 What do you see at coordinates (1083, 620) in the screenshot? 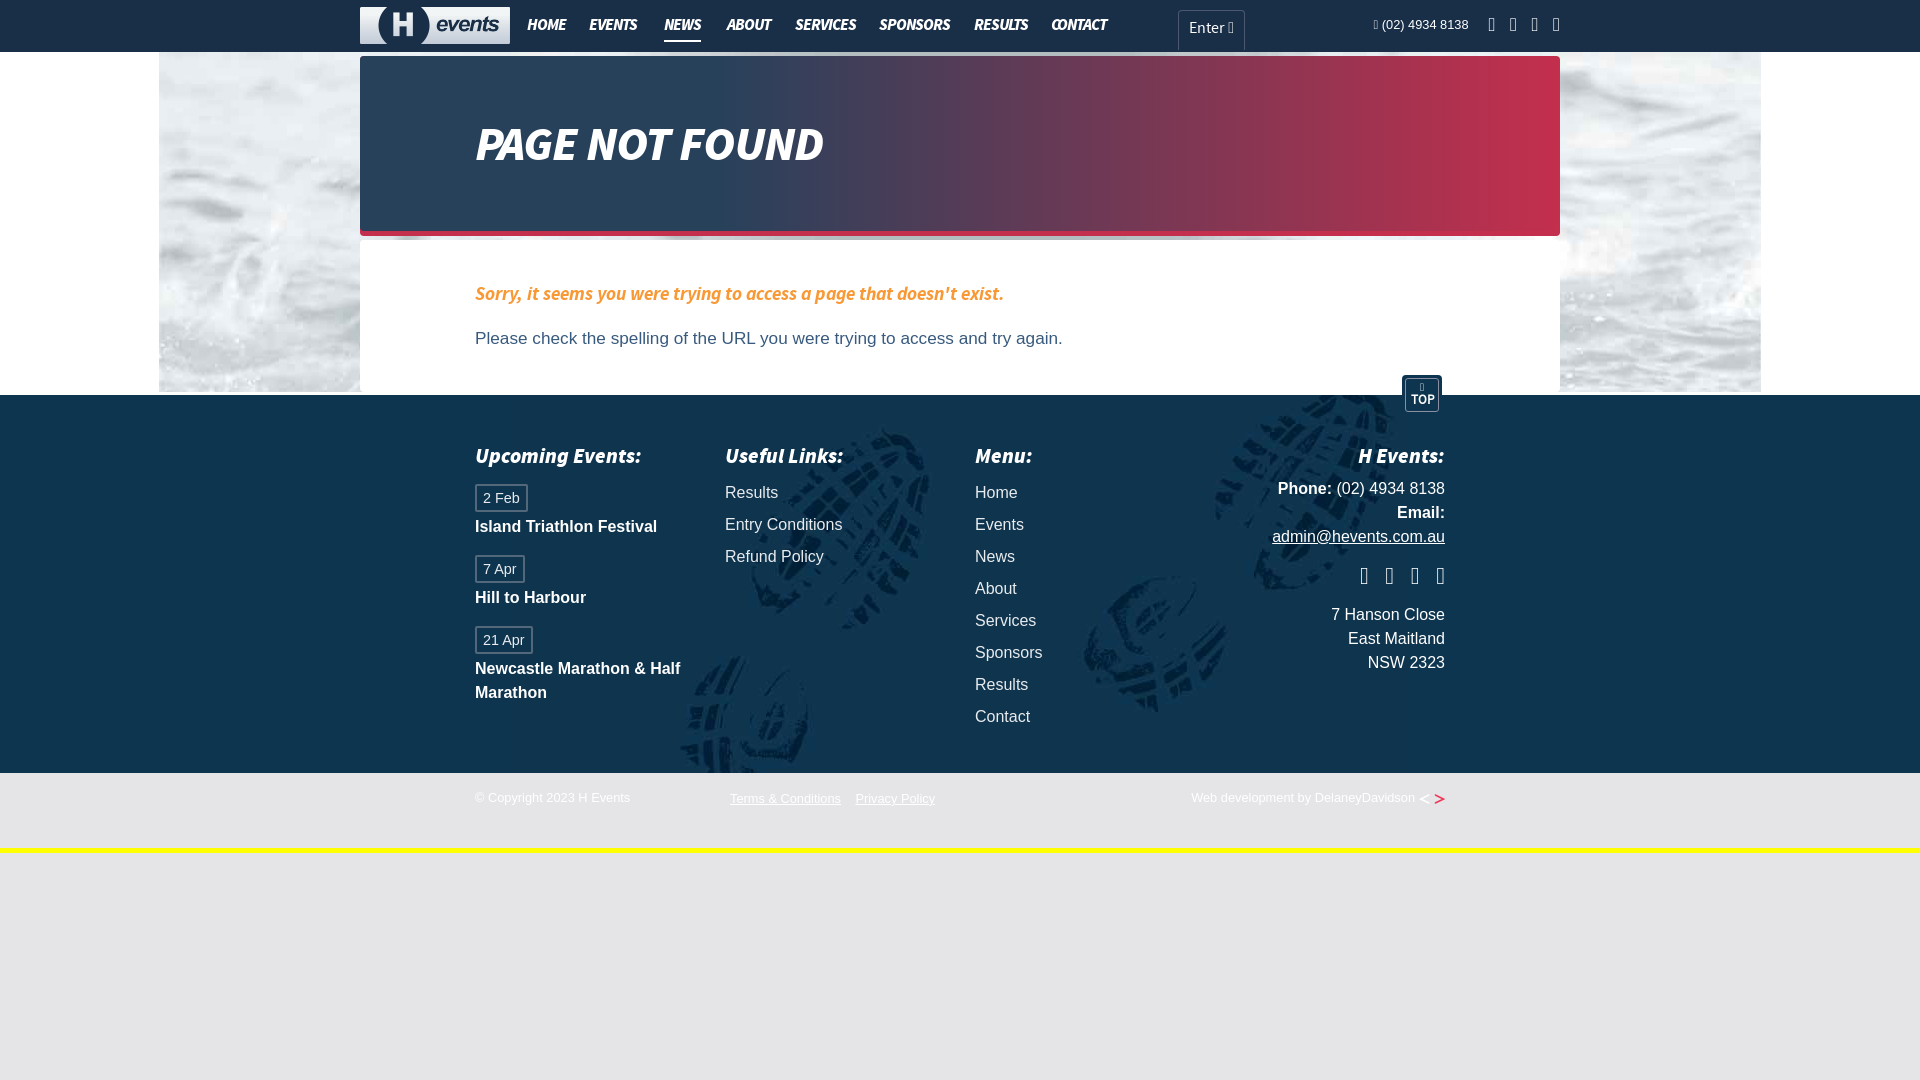
I see `'Services'` at bounding box center [1083, 620].